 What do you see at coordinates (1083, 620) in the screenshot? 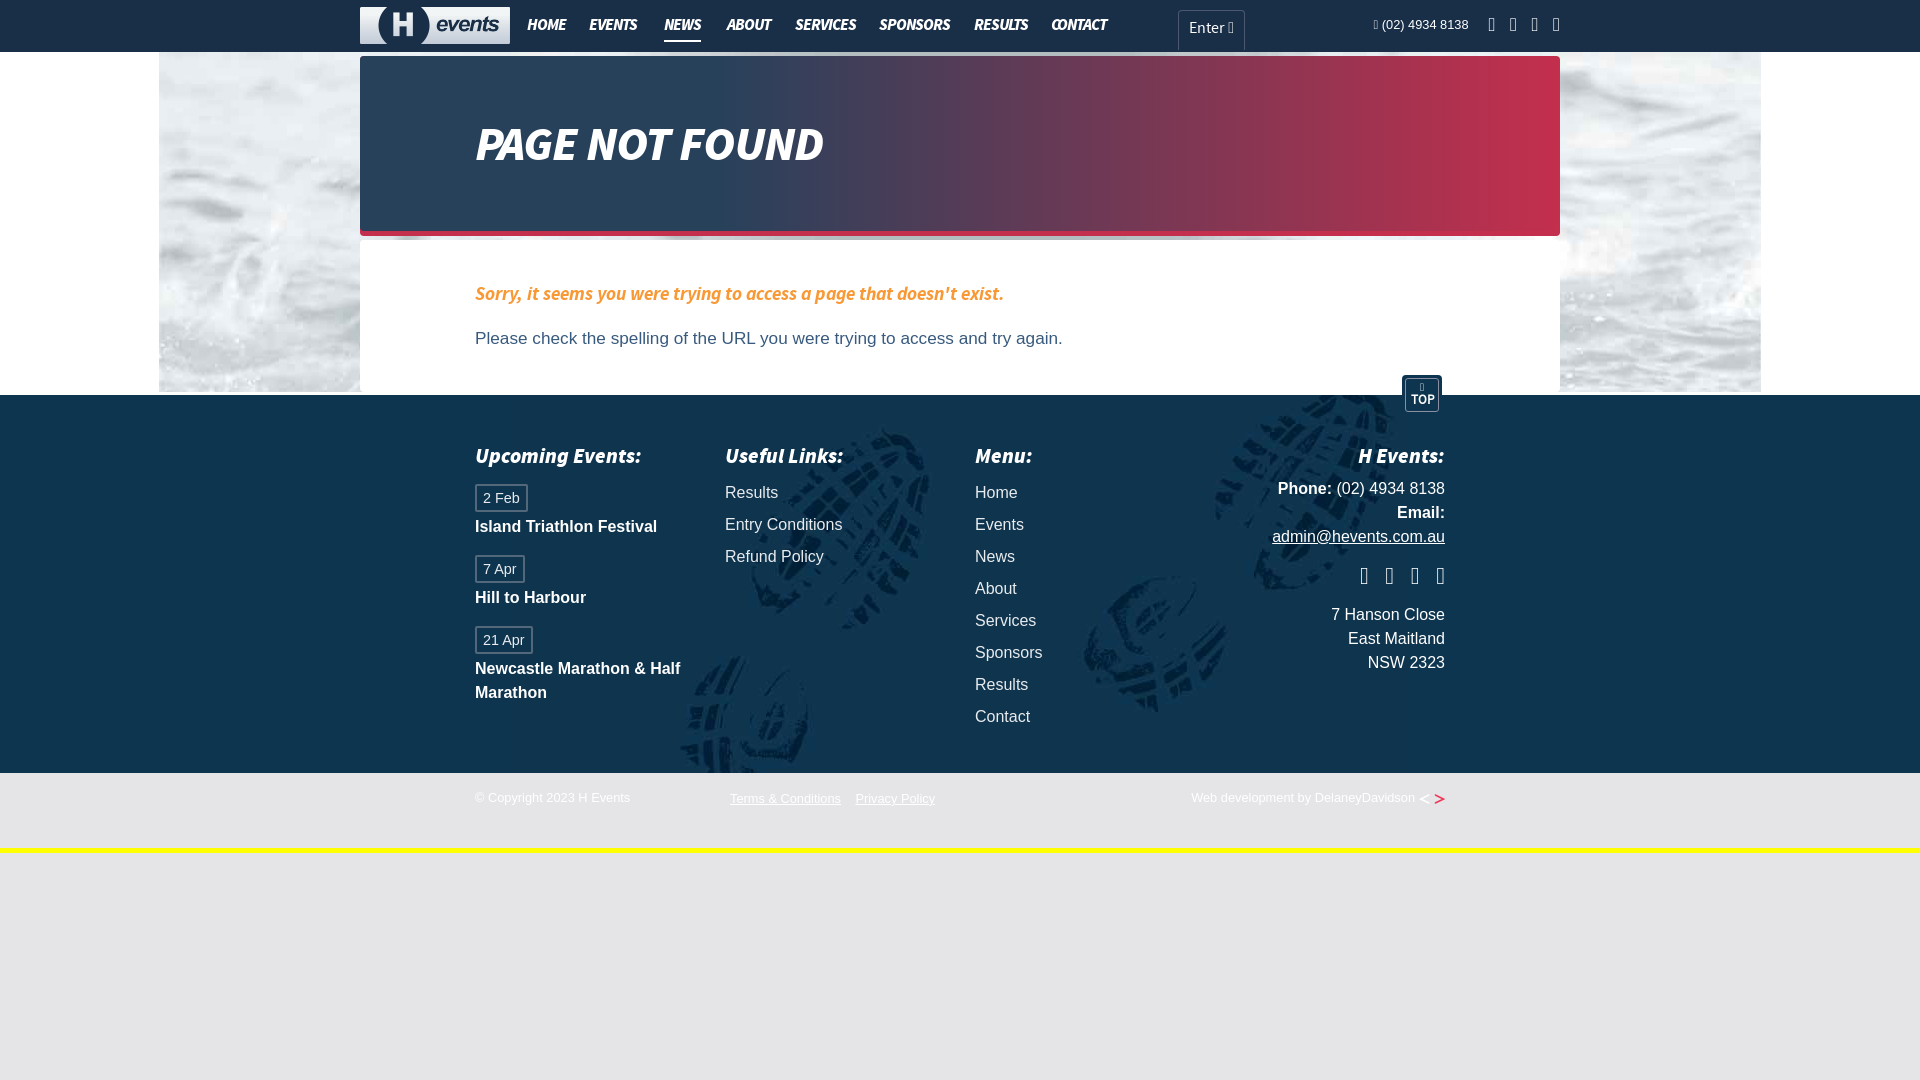
I see `'Services'` at bounding box center [1083, 620].